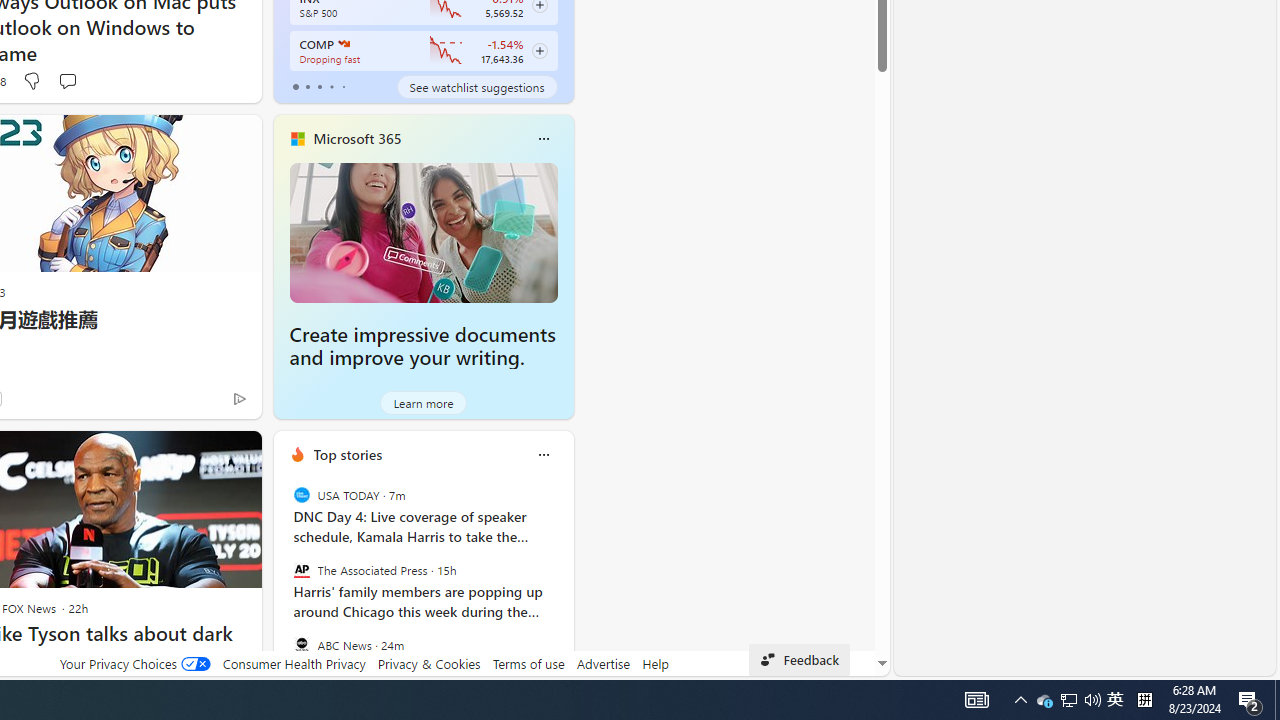 Image resolution: width=1280 pixels, height=720 pixels. What do you see at coordinates (67, 80) in the screenshot?
I see `'Start the conversation'` at bounding box center [67, 80].